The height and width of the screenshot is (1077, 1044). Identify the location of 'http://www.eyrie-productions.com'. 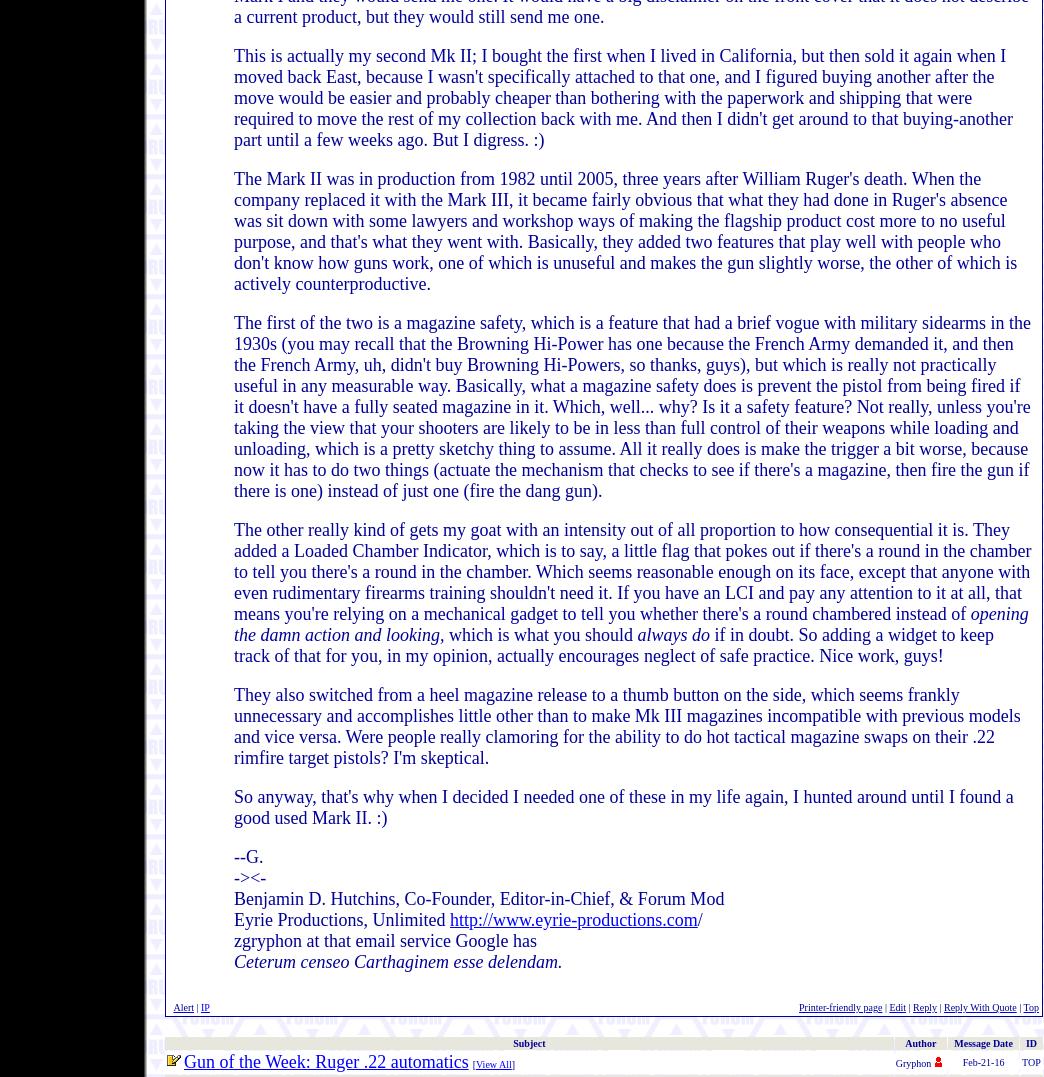
(572, 918).